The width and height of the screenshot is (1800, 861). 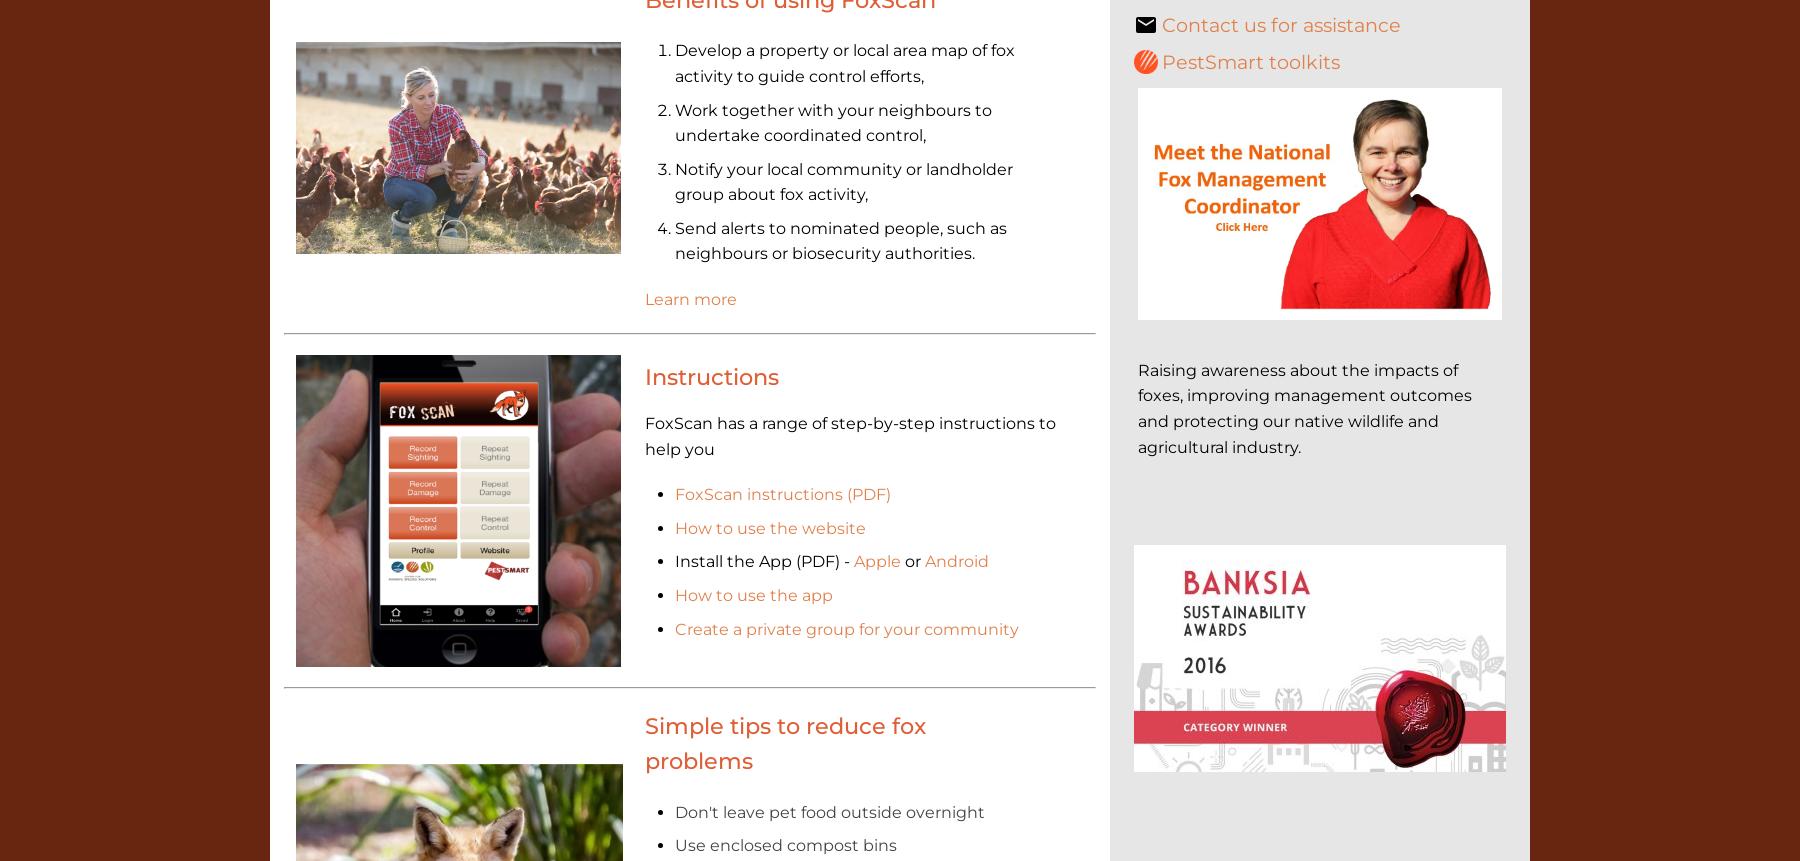 What do you see at coordinates (688, 299) in the screenshot?
I see `'Learn more'` at bounding box center [688, 299].